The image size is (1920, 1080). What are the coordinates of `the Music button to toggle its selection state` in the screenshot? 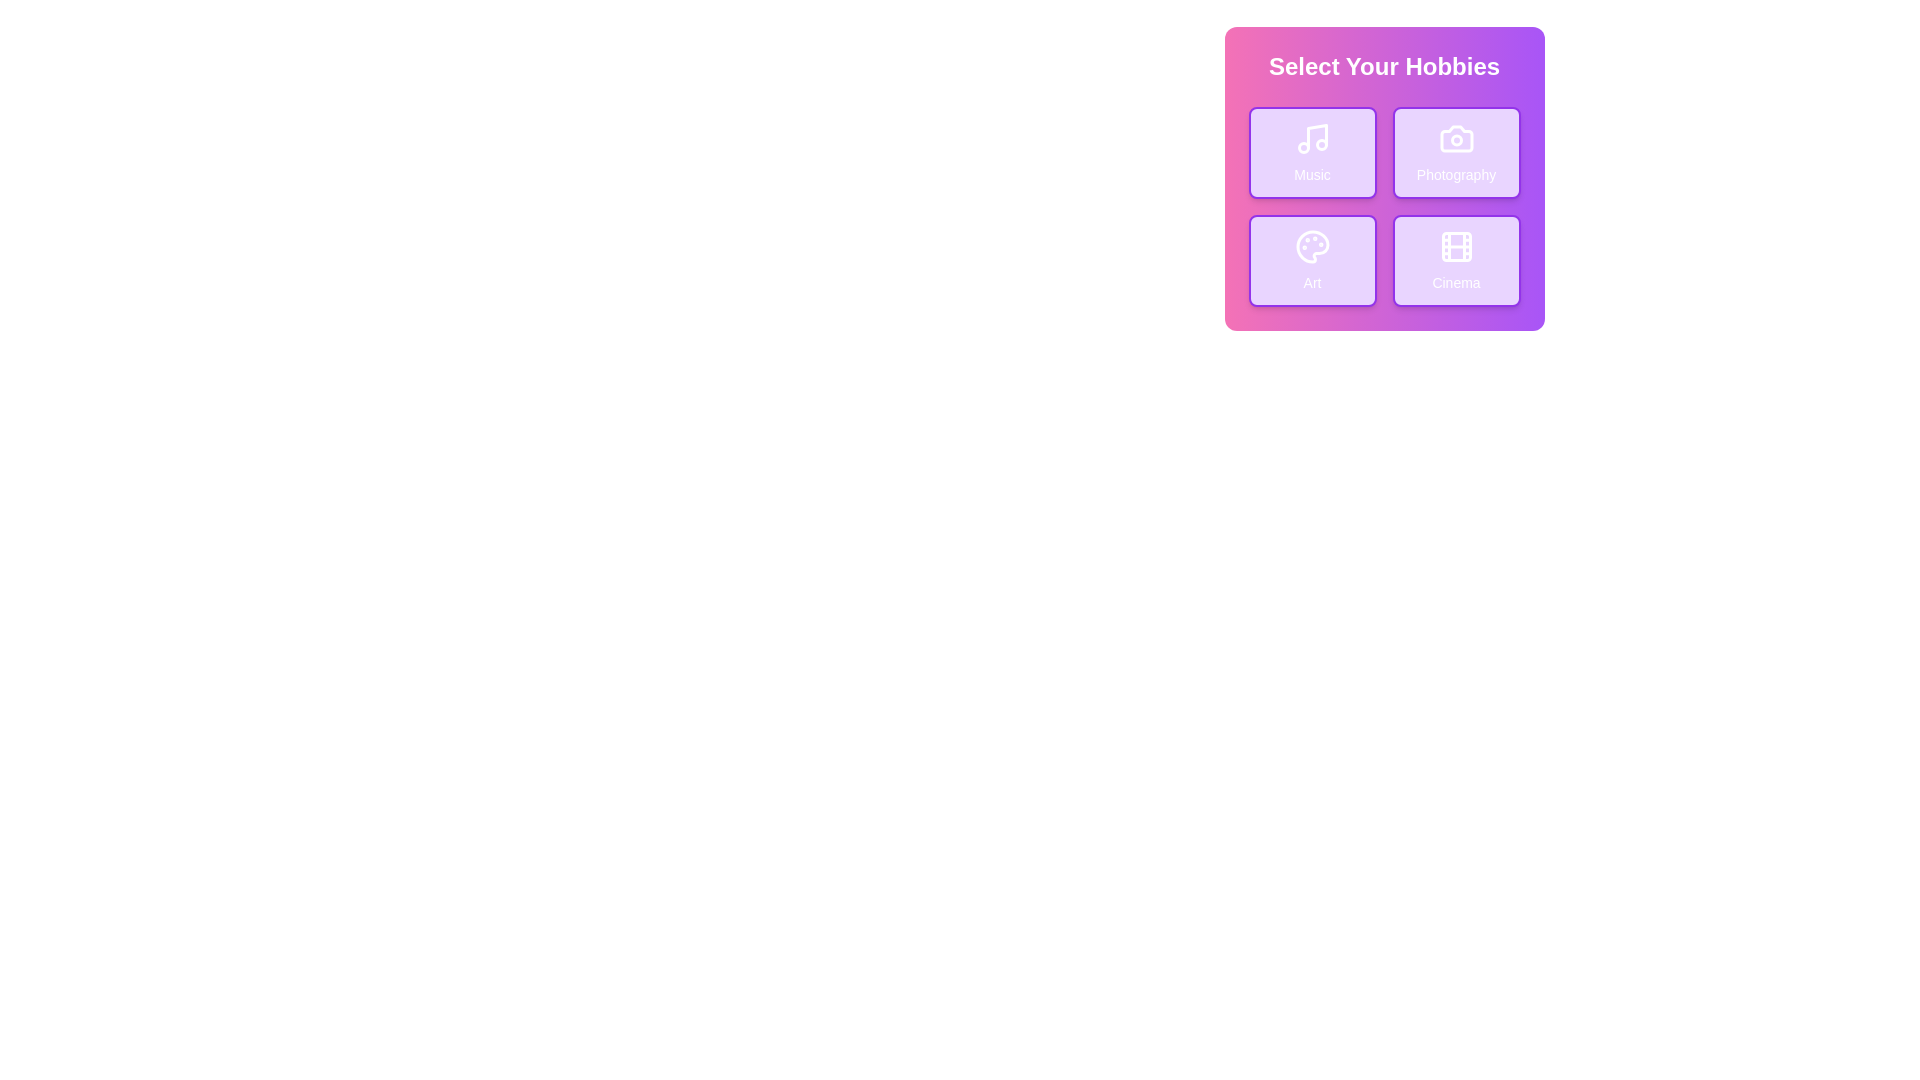 It's located at (1312, 152).